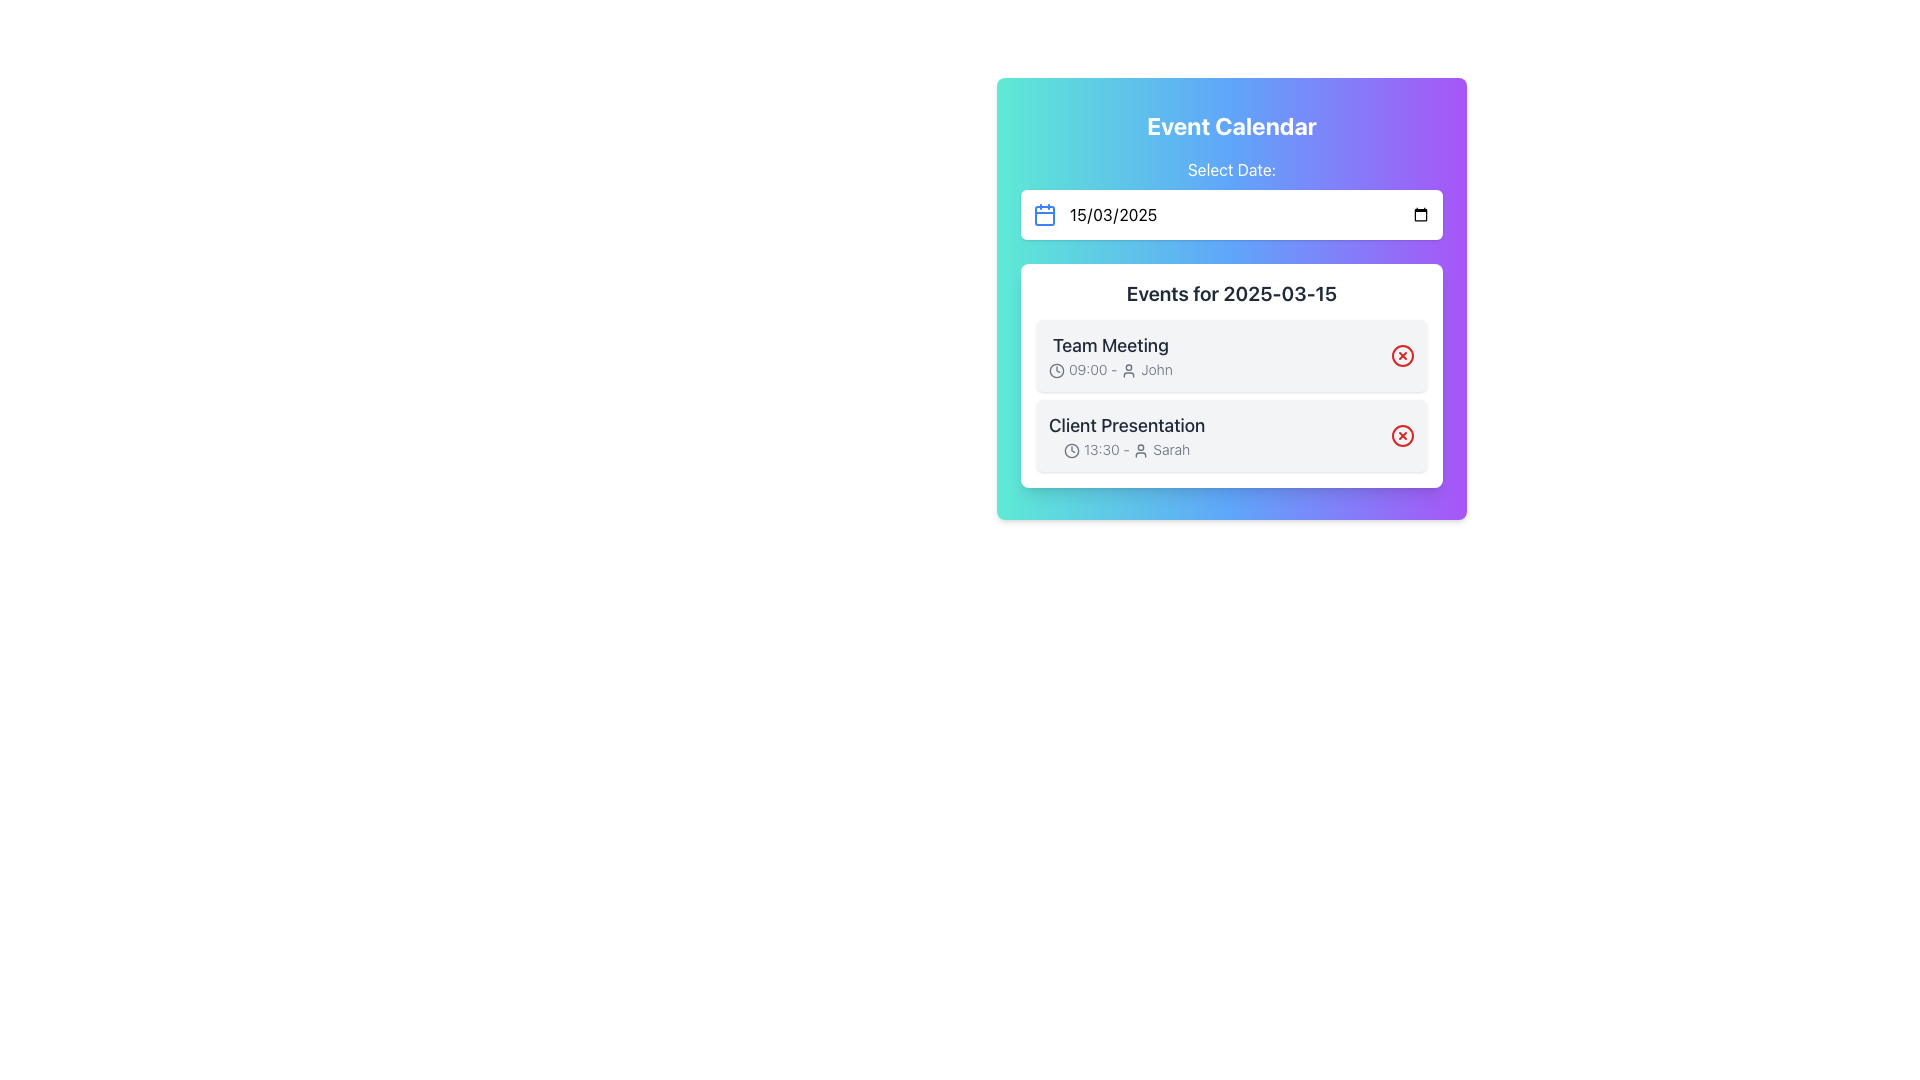  I want to click on the outer circle of the clock icon within the 'Team Meeting' event entry, which visually represents the clock's boundary, so click(1055, 370).